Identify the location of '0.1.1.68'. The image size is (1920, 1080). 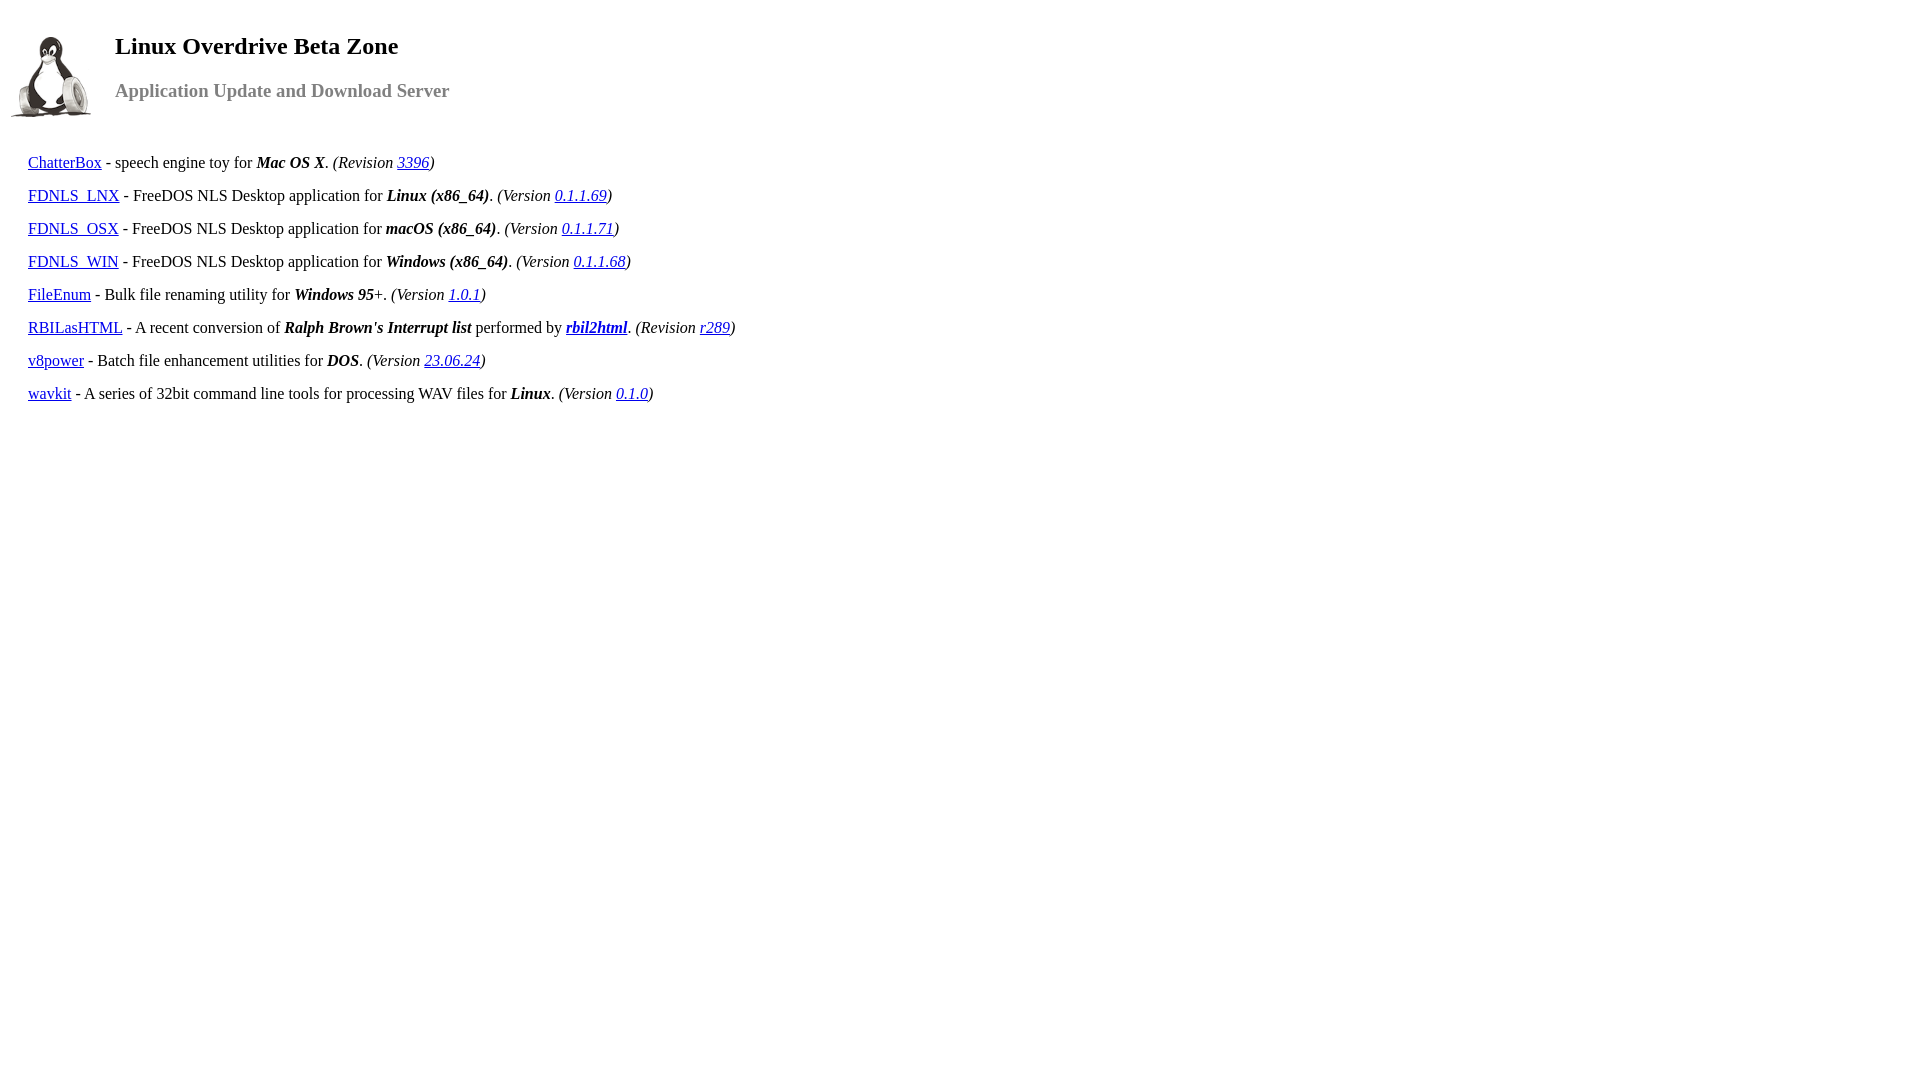
(599, 260).